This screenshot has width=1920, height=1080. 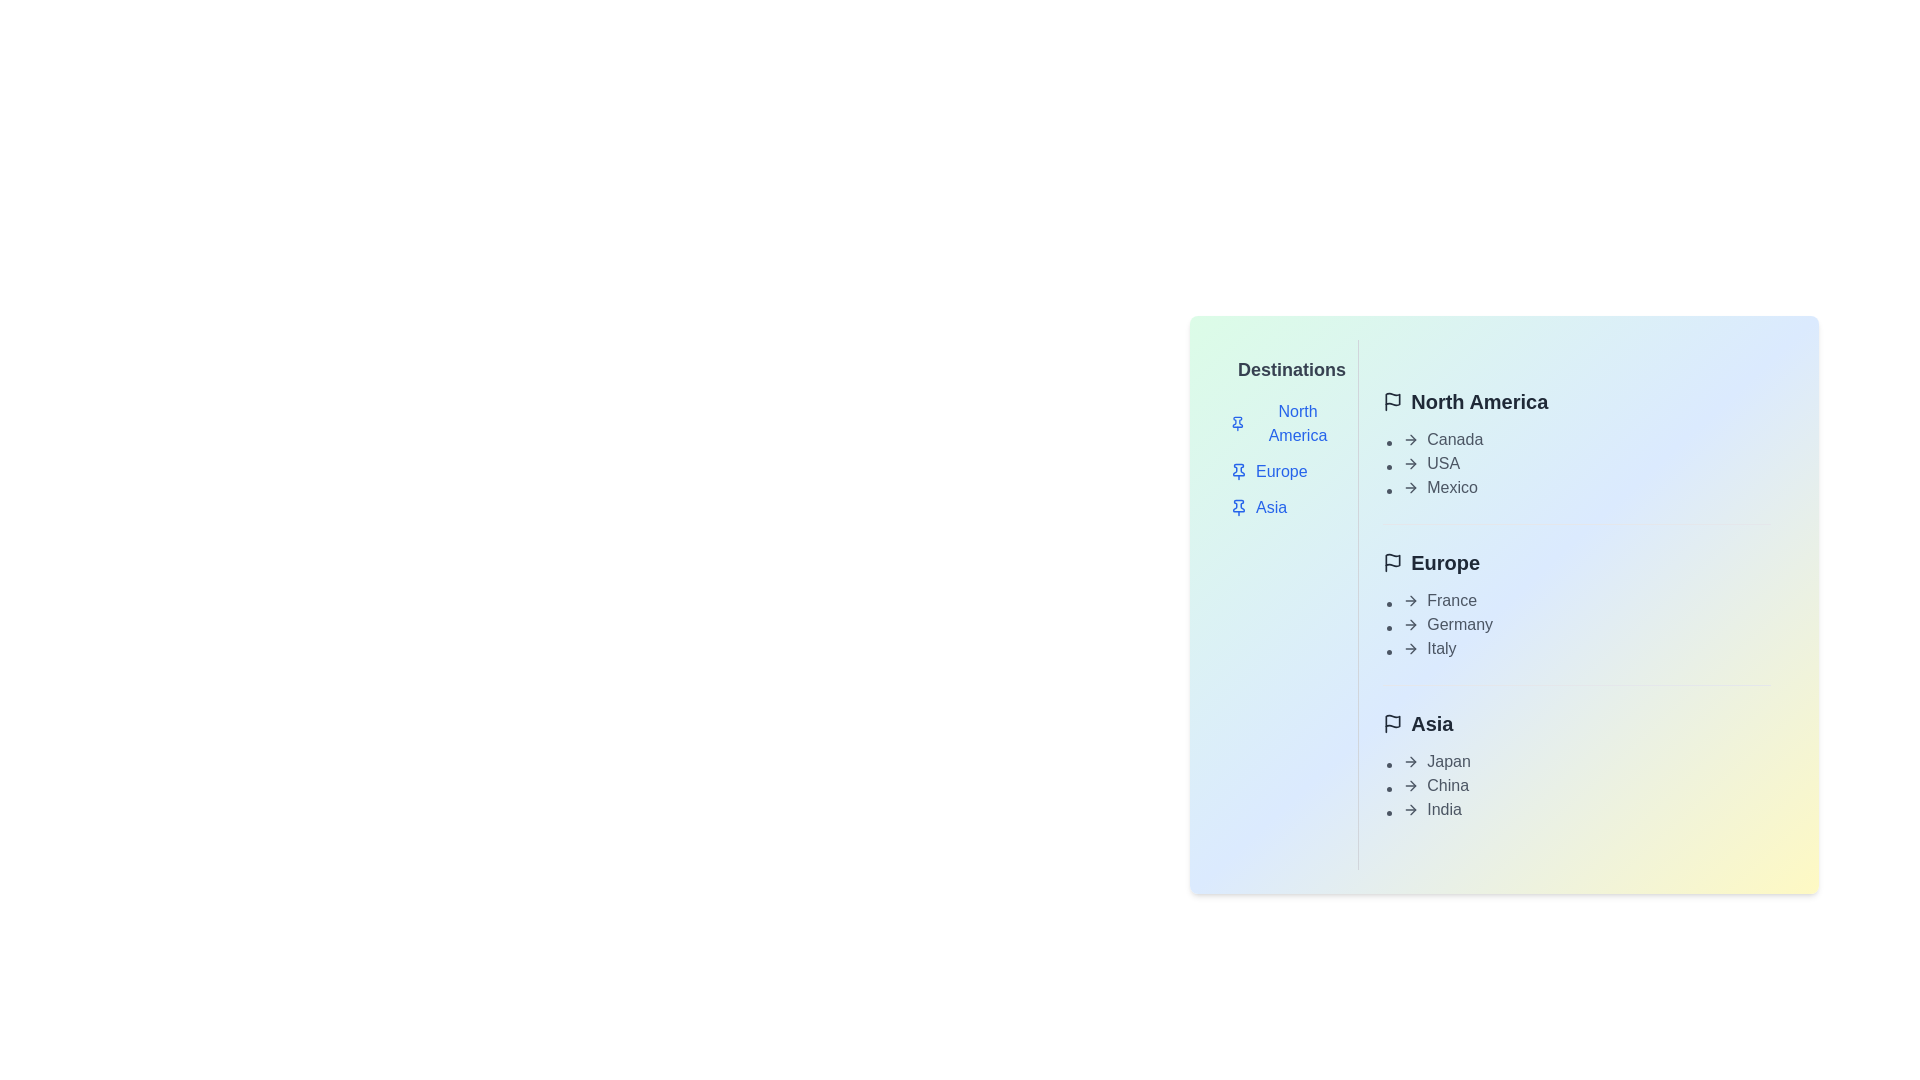 I want to click on the item labeled 'Europe' in the List of items with associated icons, so click(x=1286, y=459).